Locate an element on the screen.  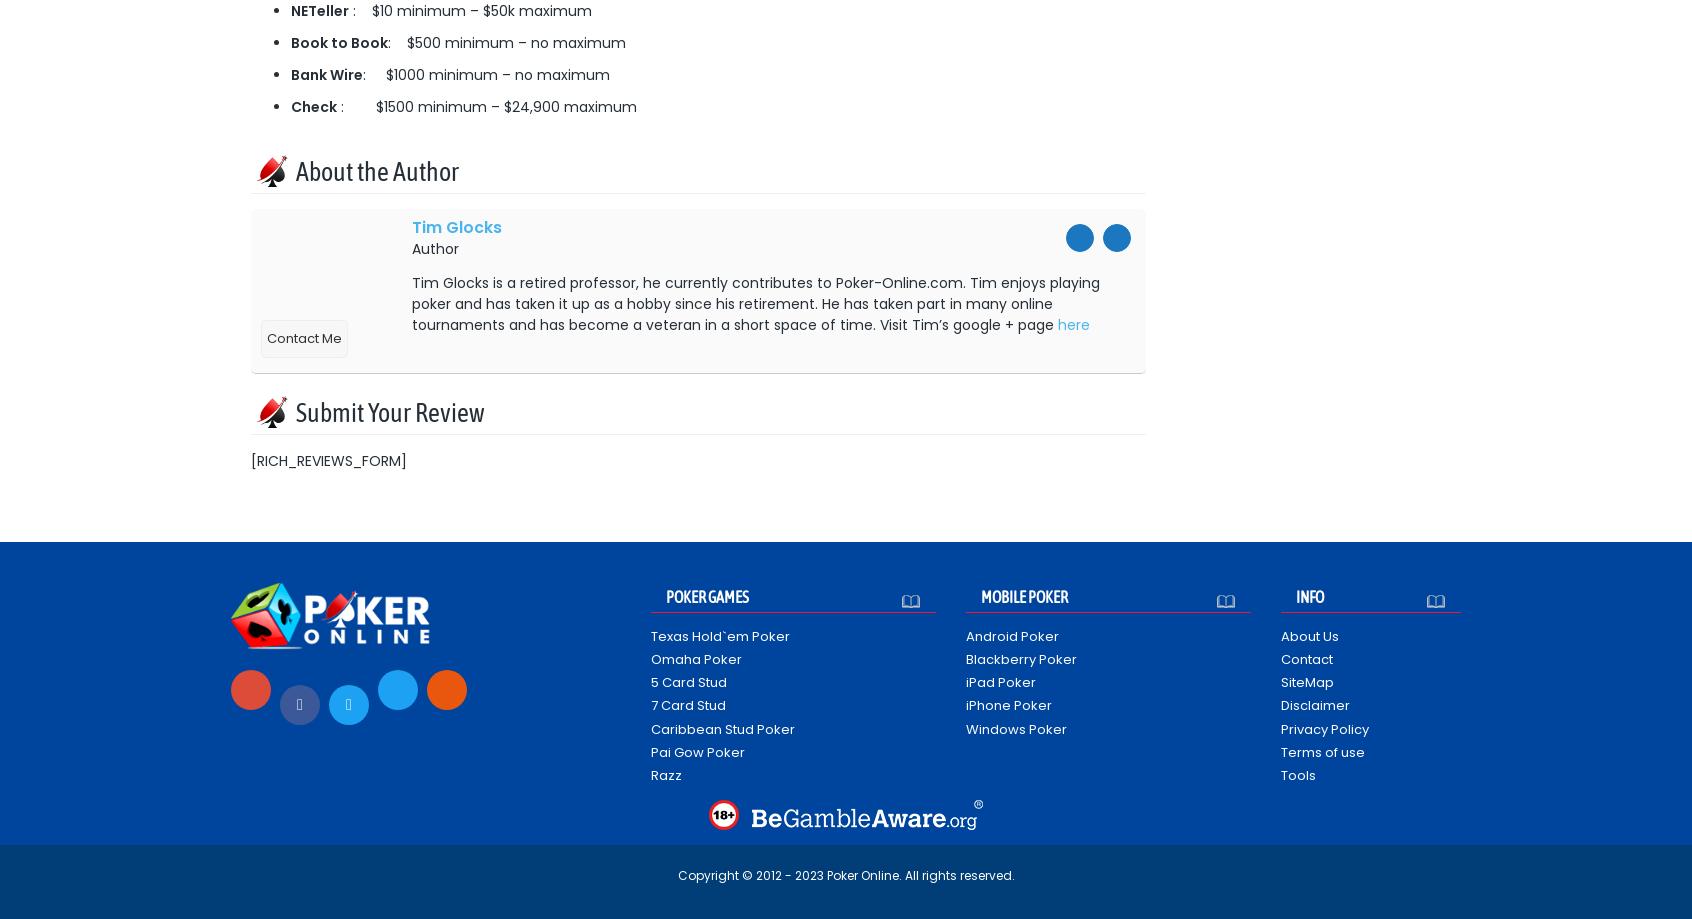
'Info' is located at coordinates (1308, 595).